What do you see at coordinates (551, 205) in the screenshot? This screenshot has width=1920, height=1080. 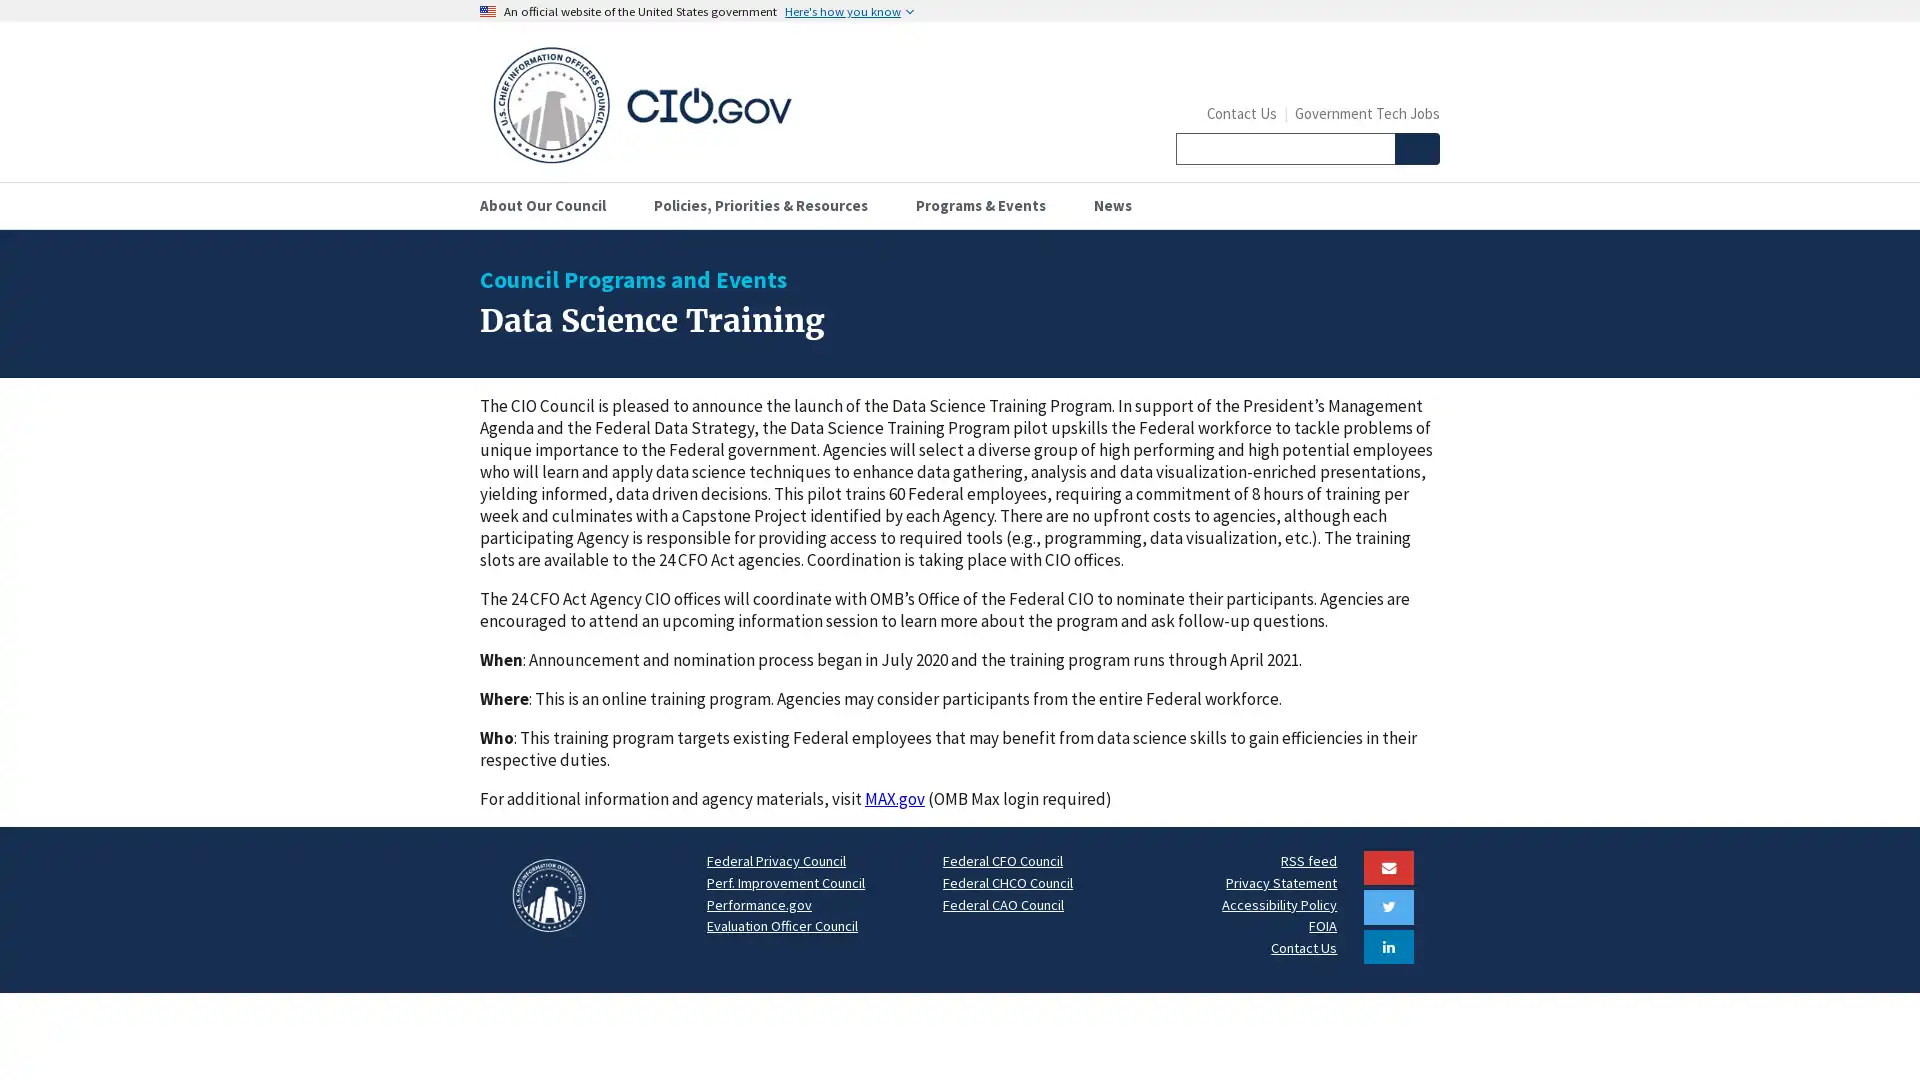 I see `About Our Council` at bounding box center [551, 205].